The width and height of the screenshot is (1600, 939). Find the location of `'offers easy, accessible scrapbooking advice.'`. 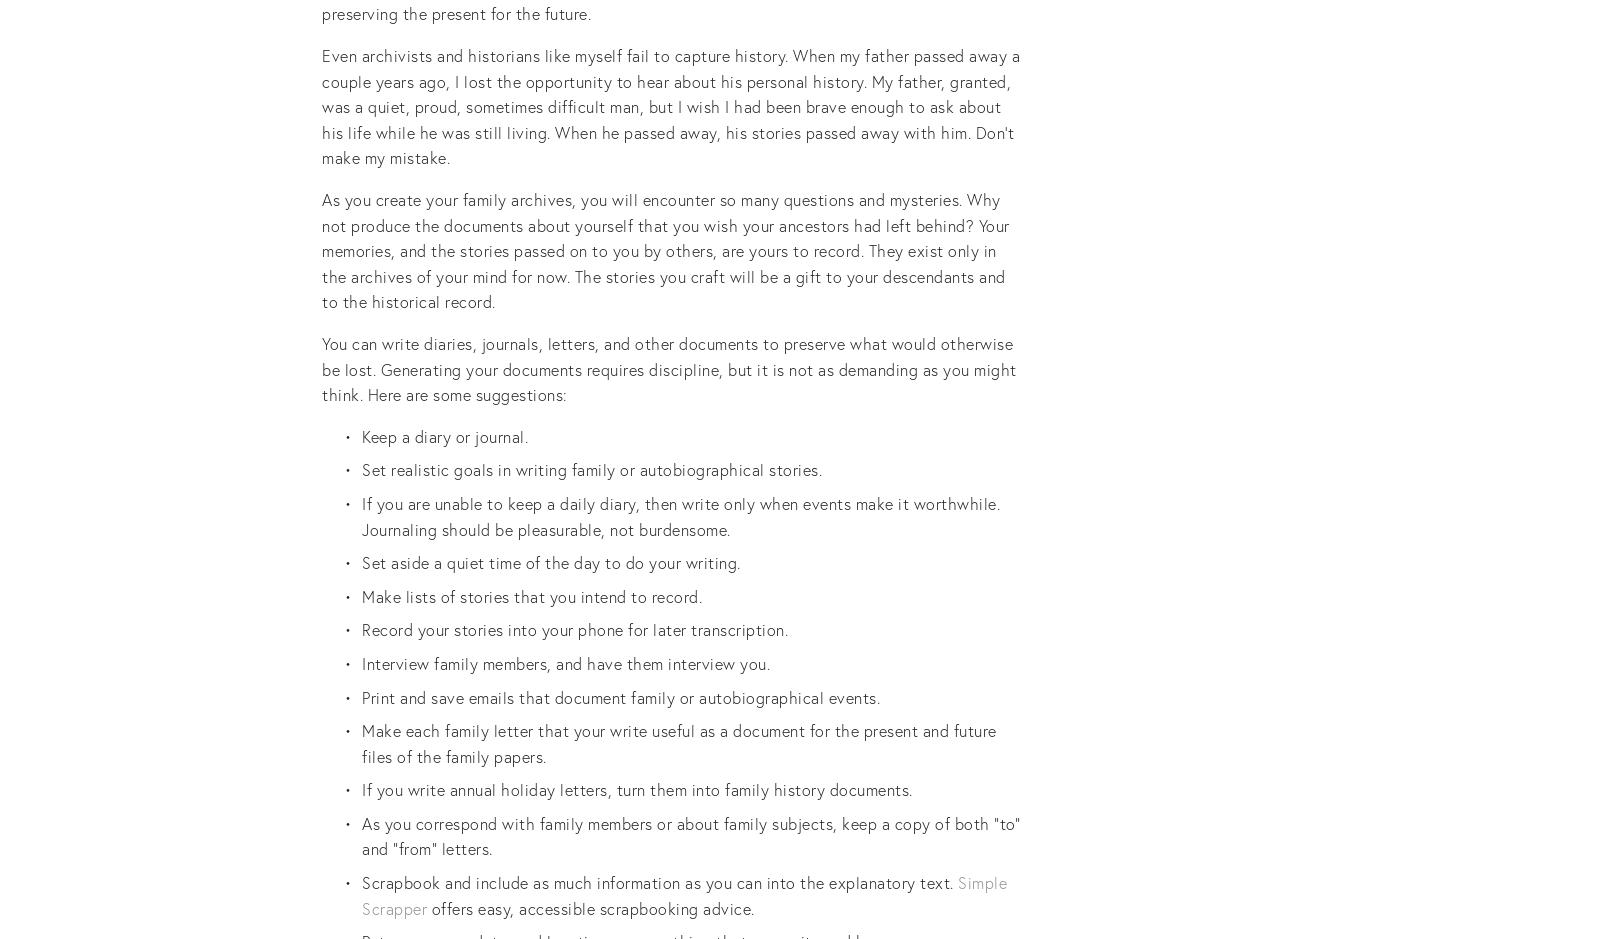

'offers easy, accessible scrapbooking advice.' is located at coordinates (591, 906).